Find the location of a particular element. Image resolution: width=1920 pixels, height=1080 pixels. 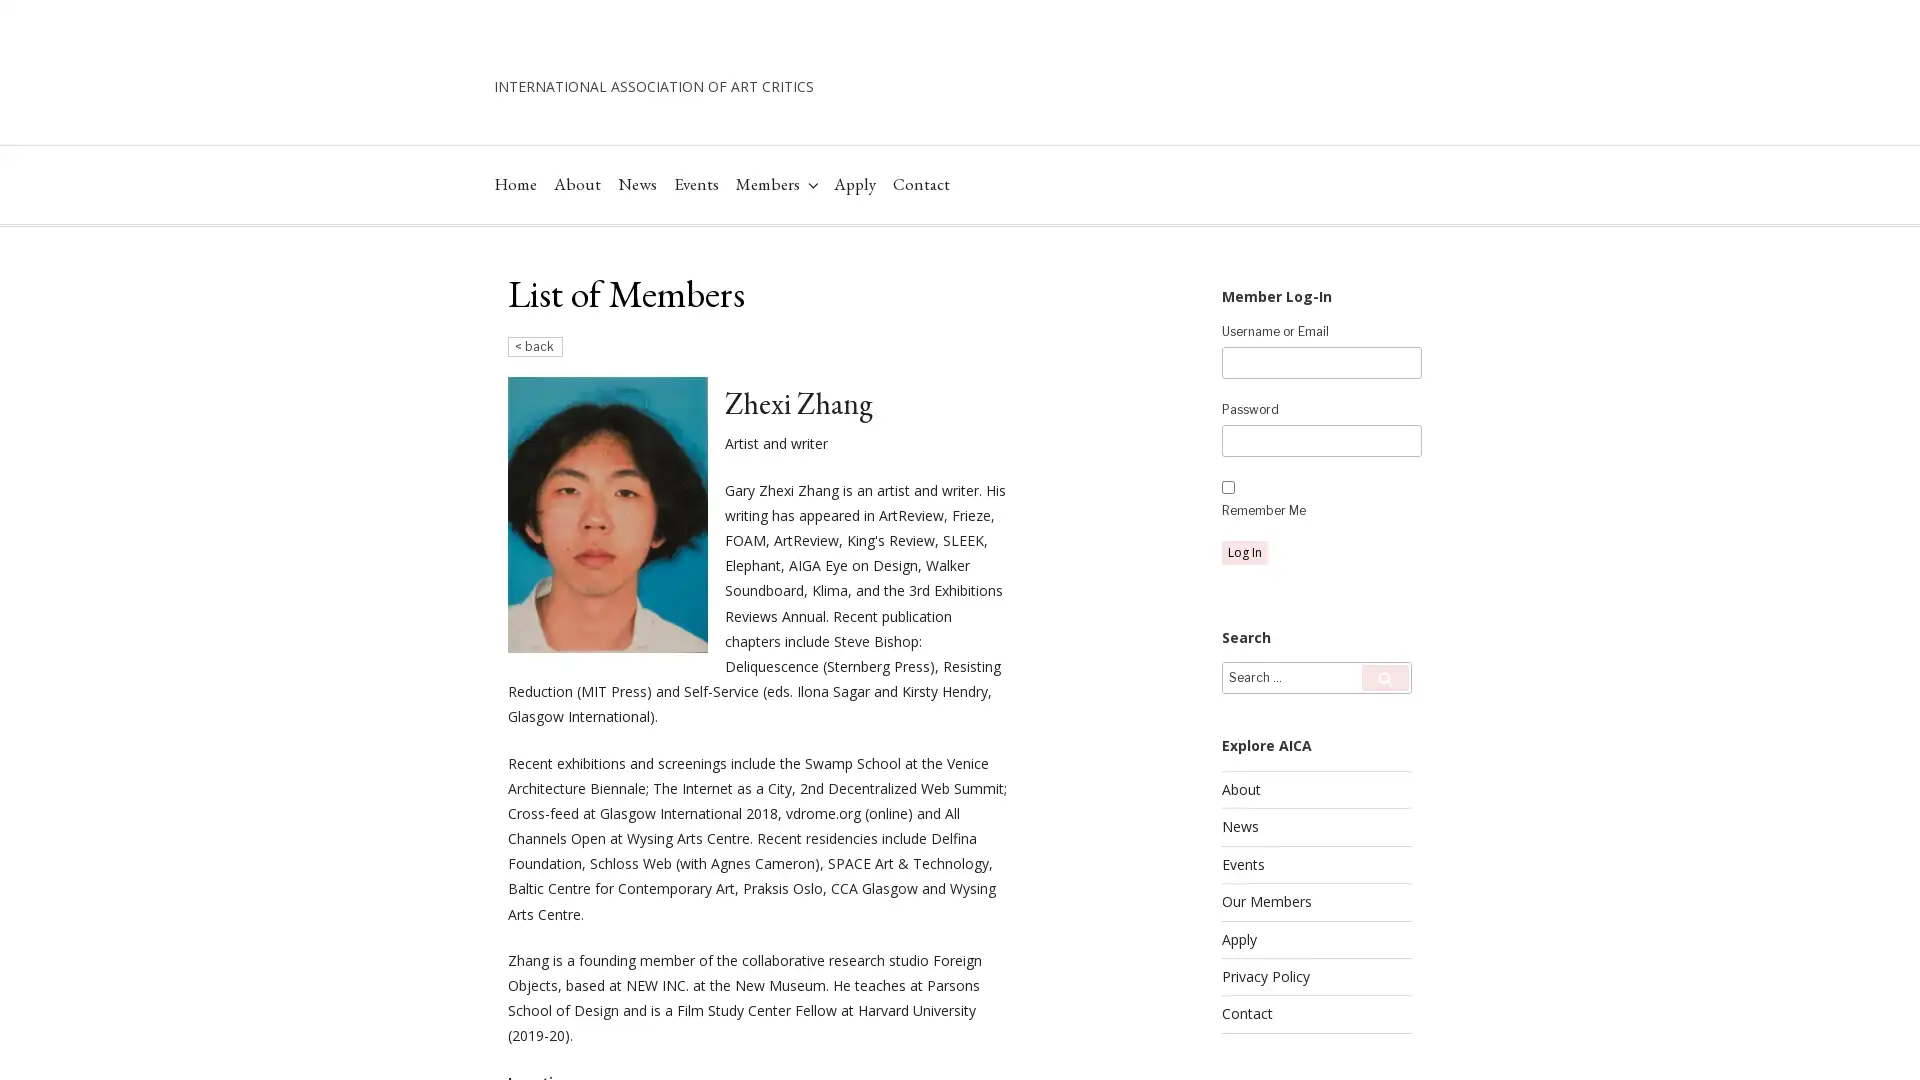

Search is located at coordinates (1384, 740).